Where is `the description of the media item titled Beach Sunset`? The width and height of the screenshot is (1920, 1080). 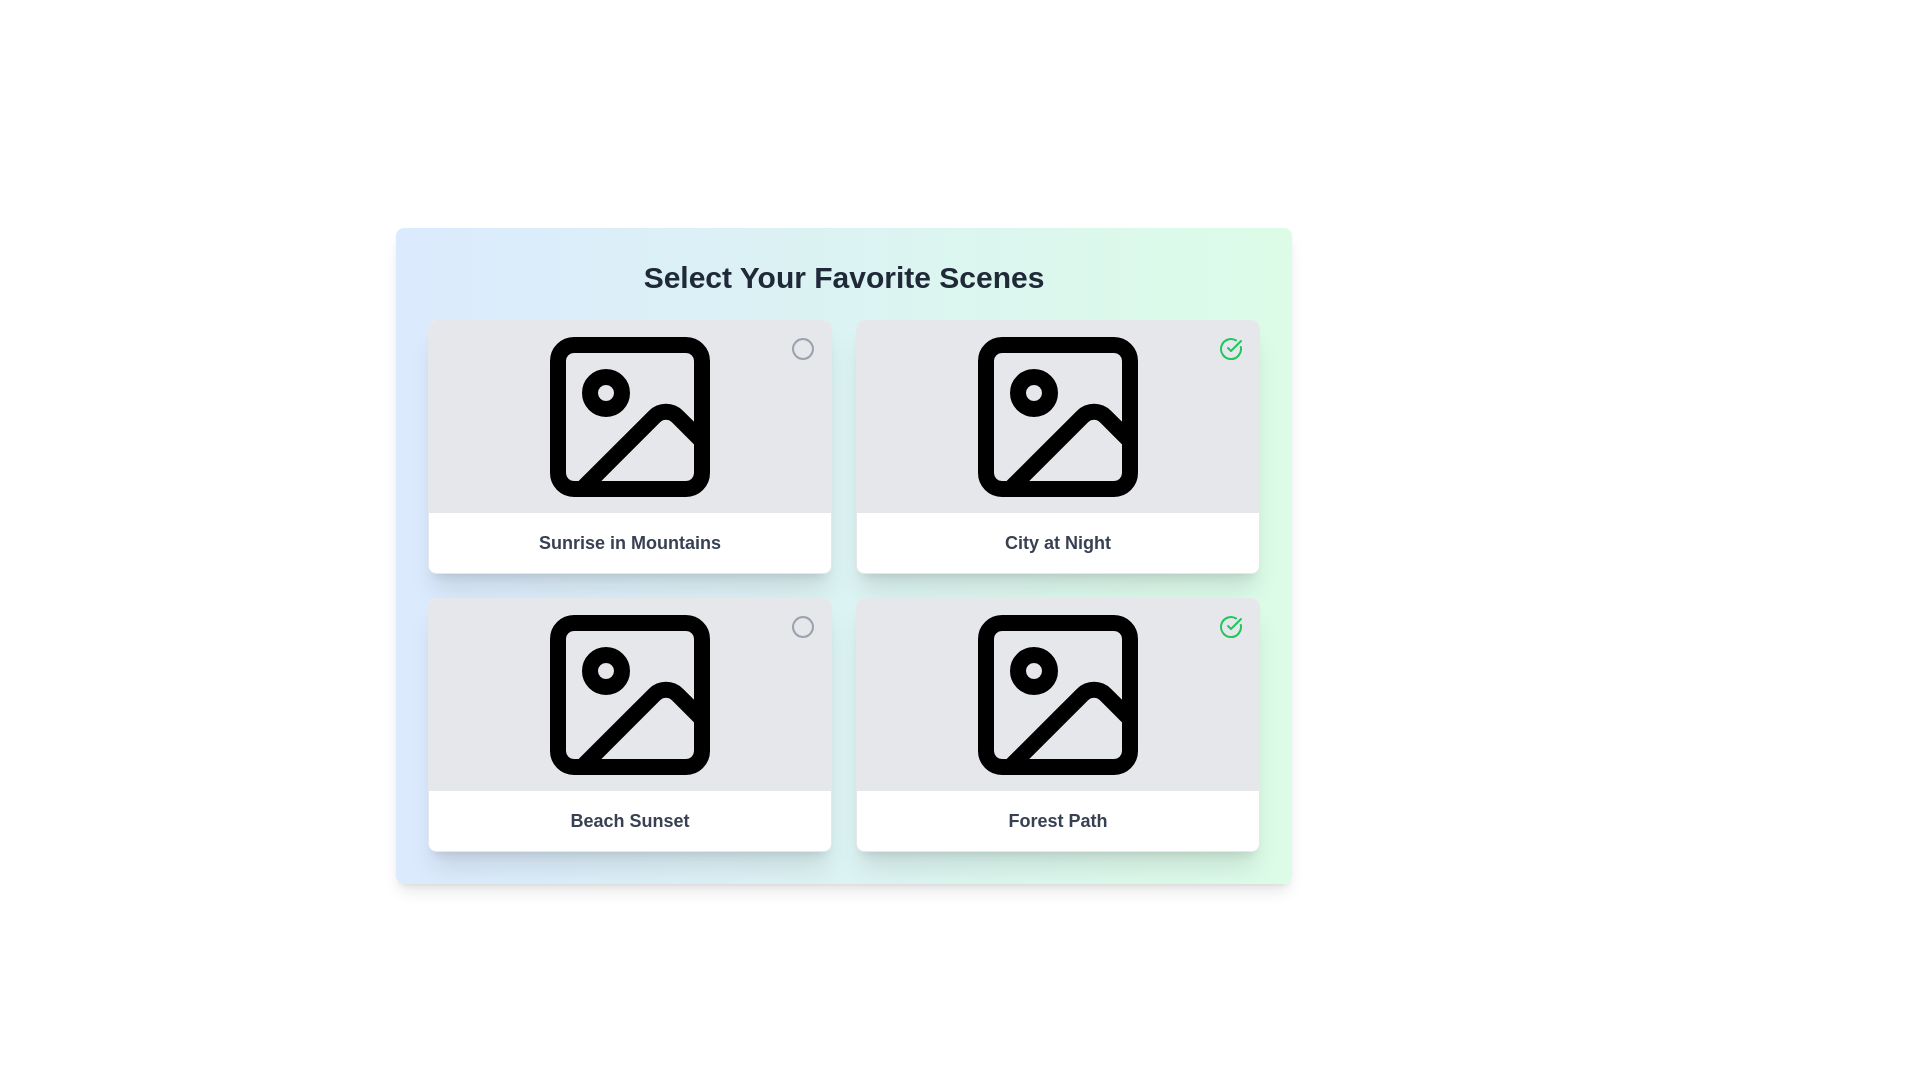 the description of the media item titled Beach Sunset is located at coordinates (628, 821).